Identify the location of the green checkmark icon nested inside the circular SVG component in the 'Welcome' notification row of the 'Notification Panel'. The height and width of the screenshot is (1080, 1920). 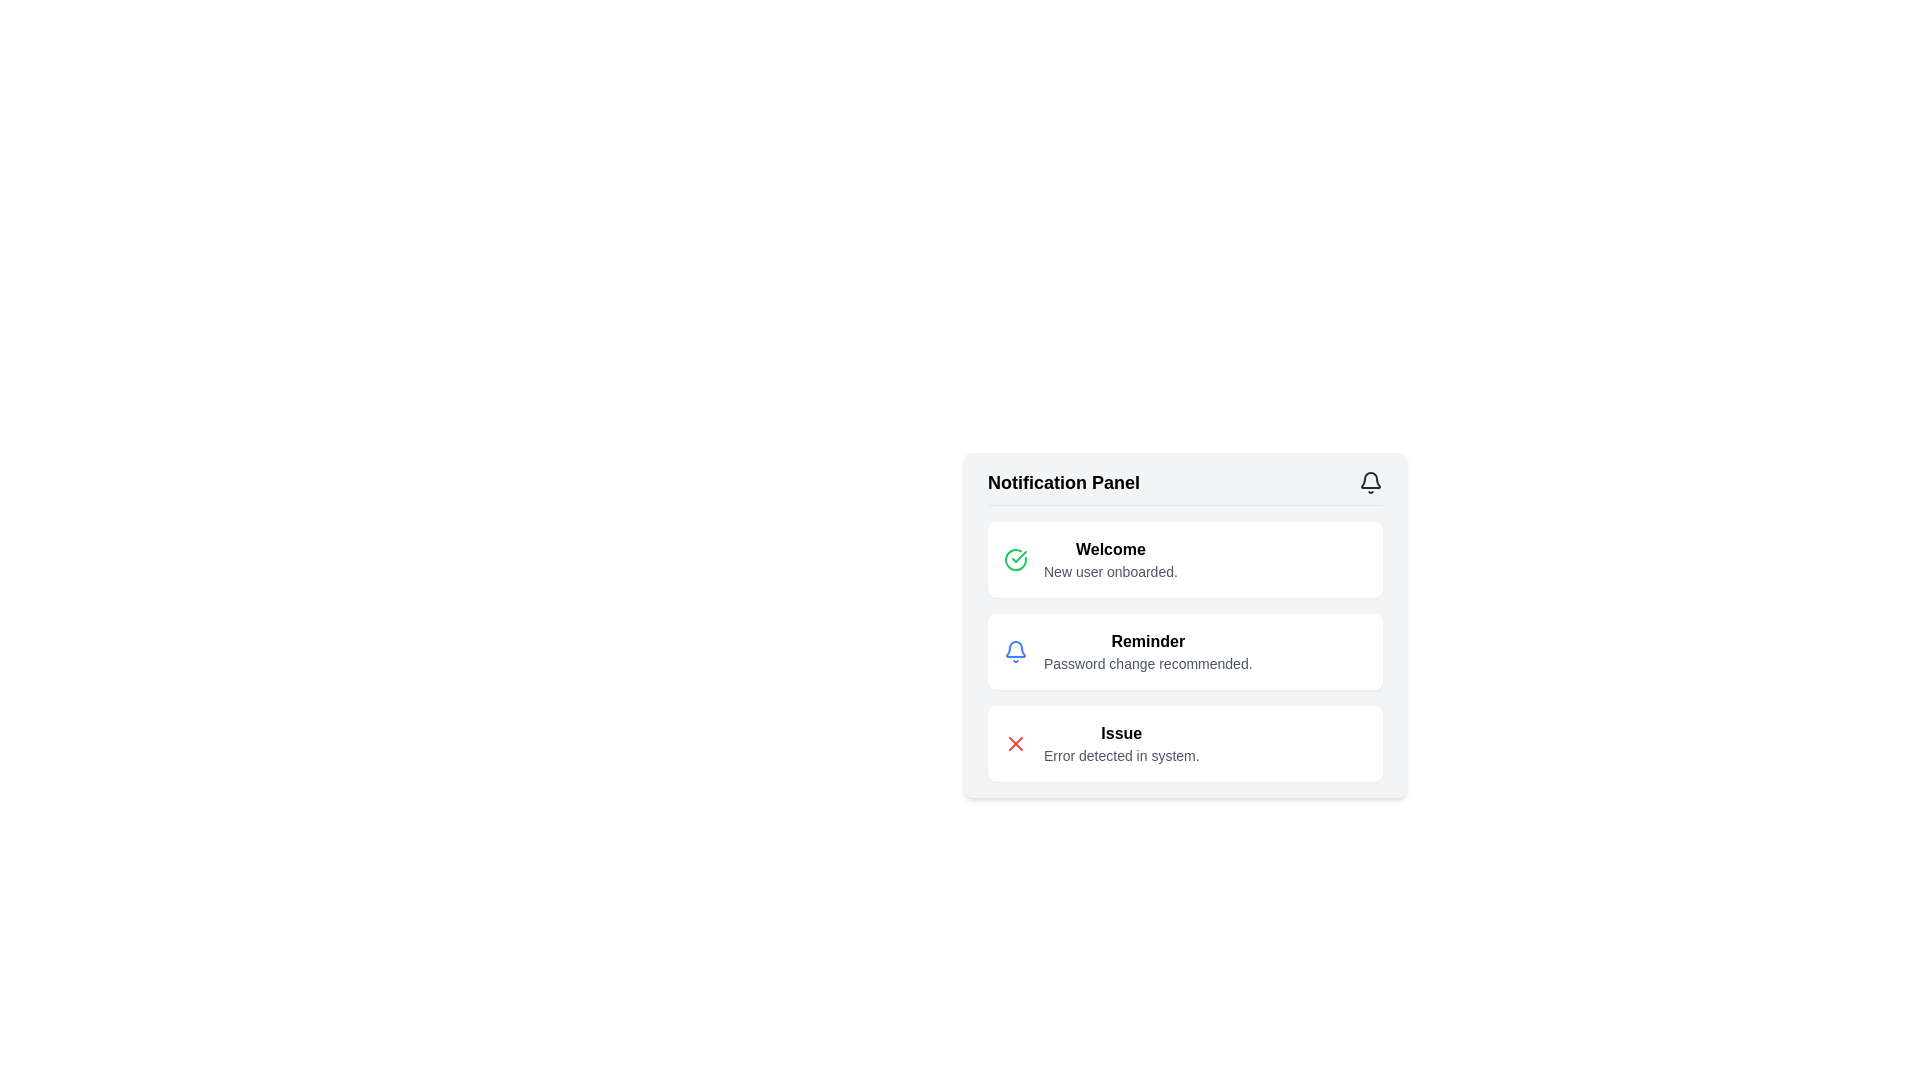
(1019, 556).